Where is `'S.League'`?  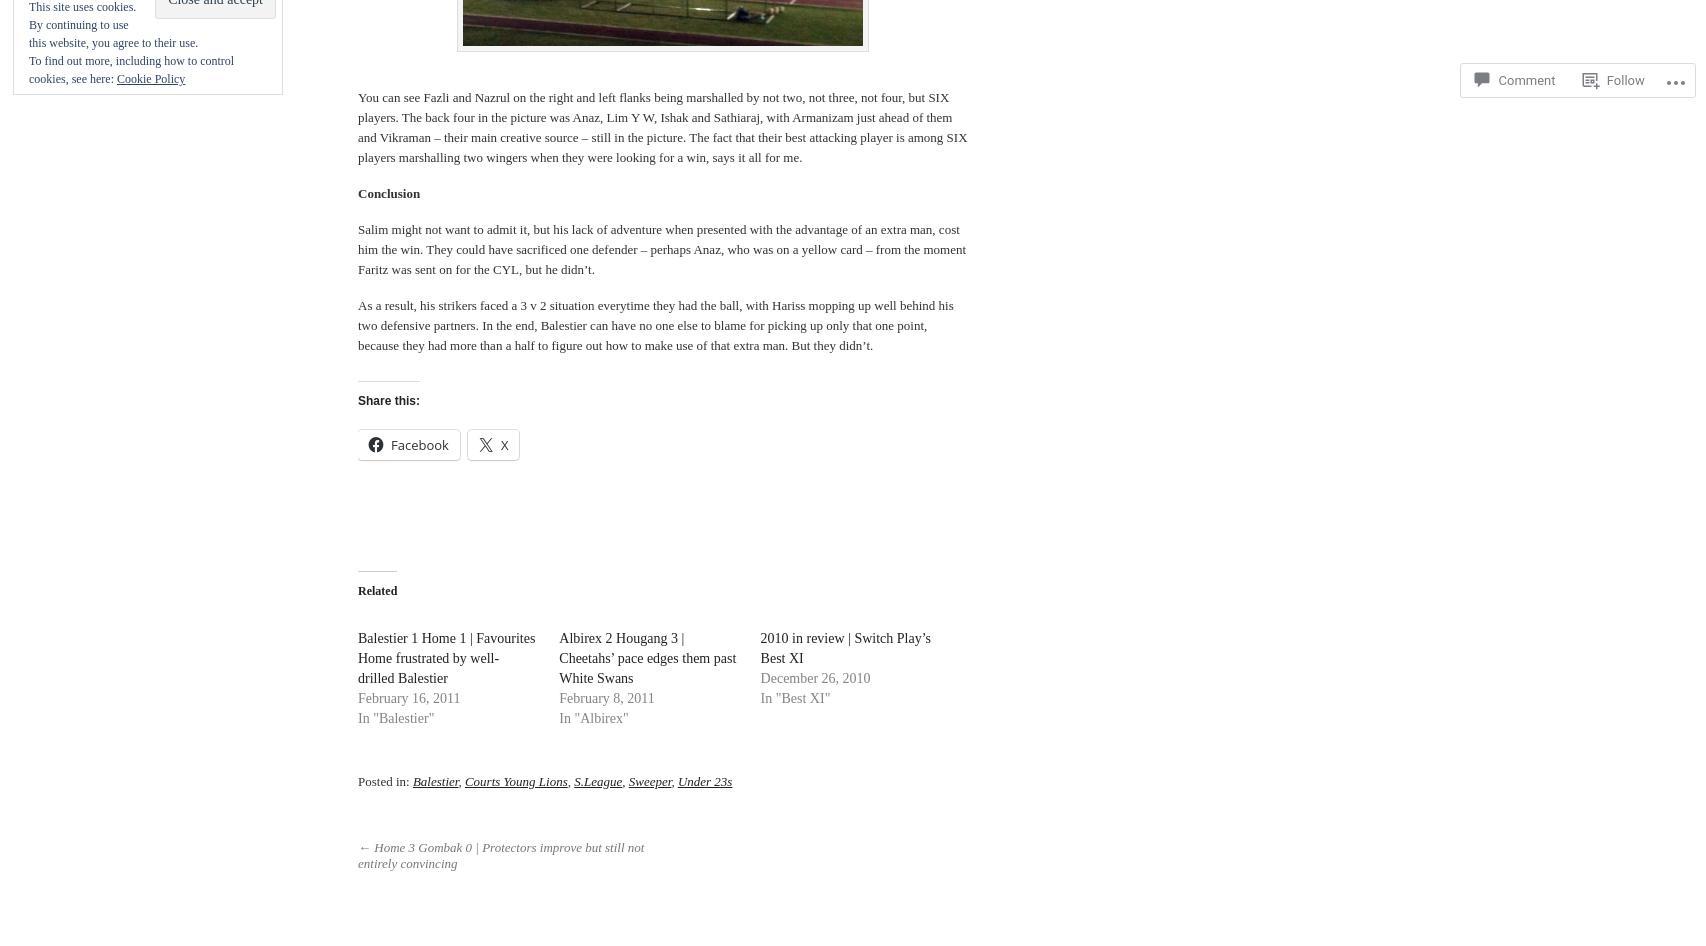
'S.League' is located at coordinates (596, 779).